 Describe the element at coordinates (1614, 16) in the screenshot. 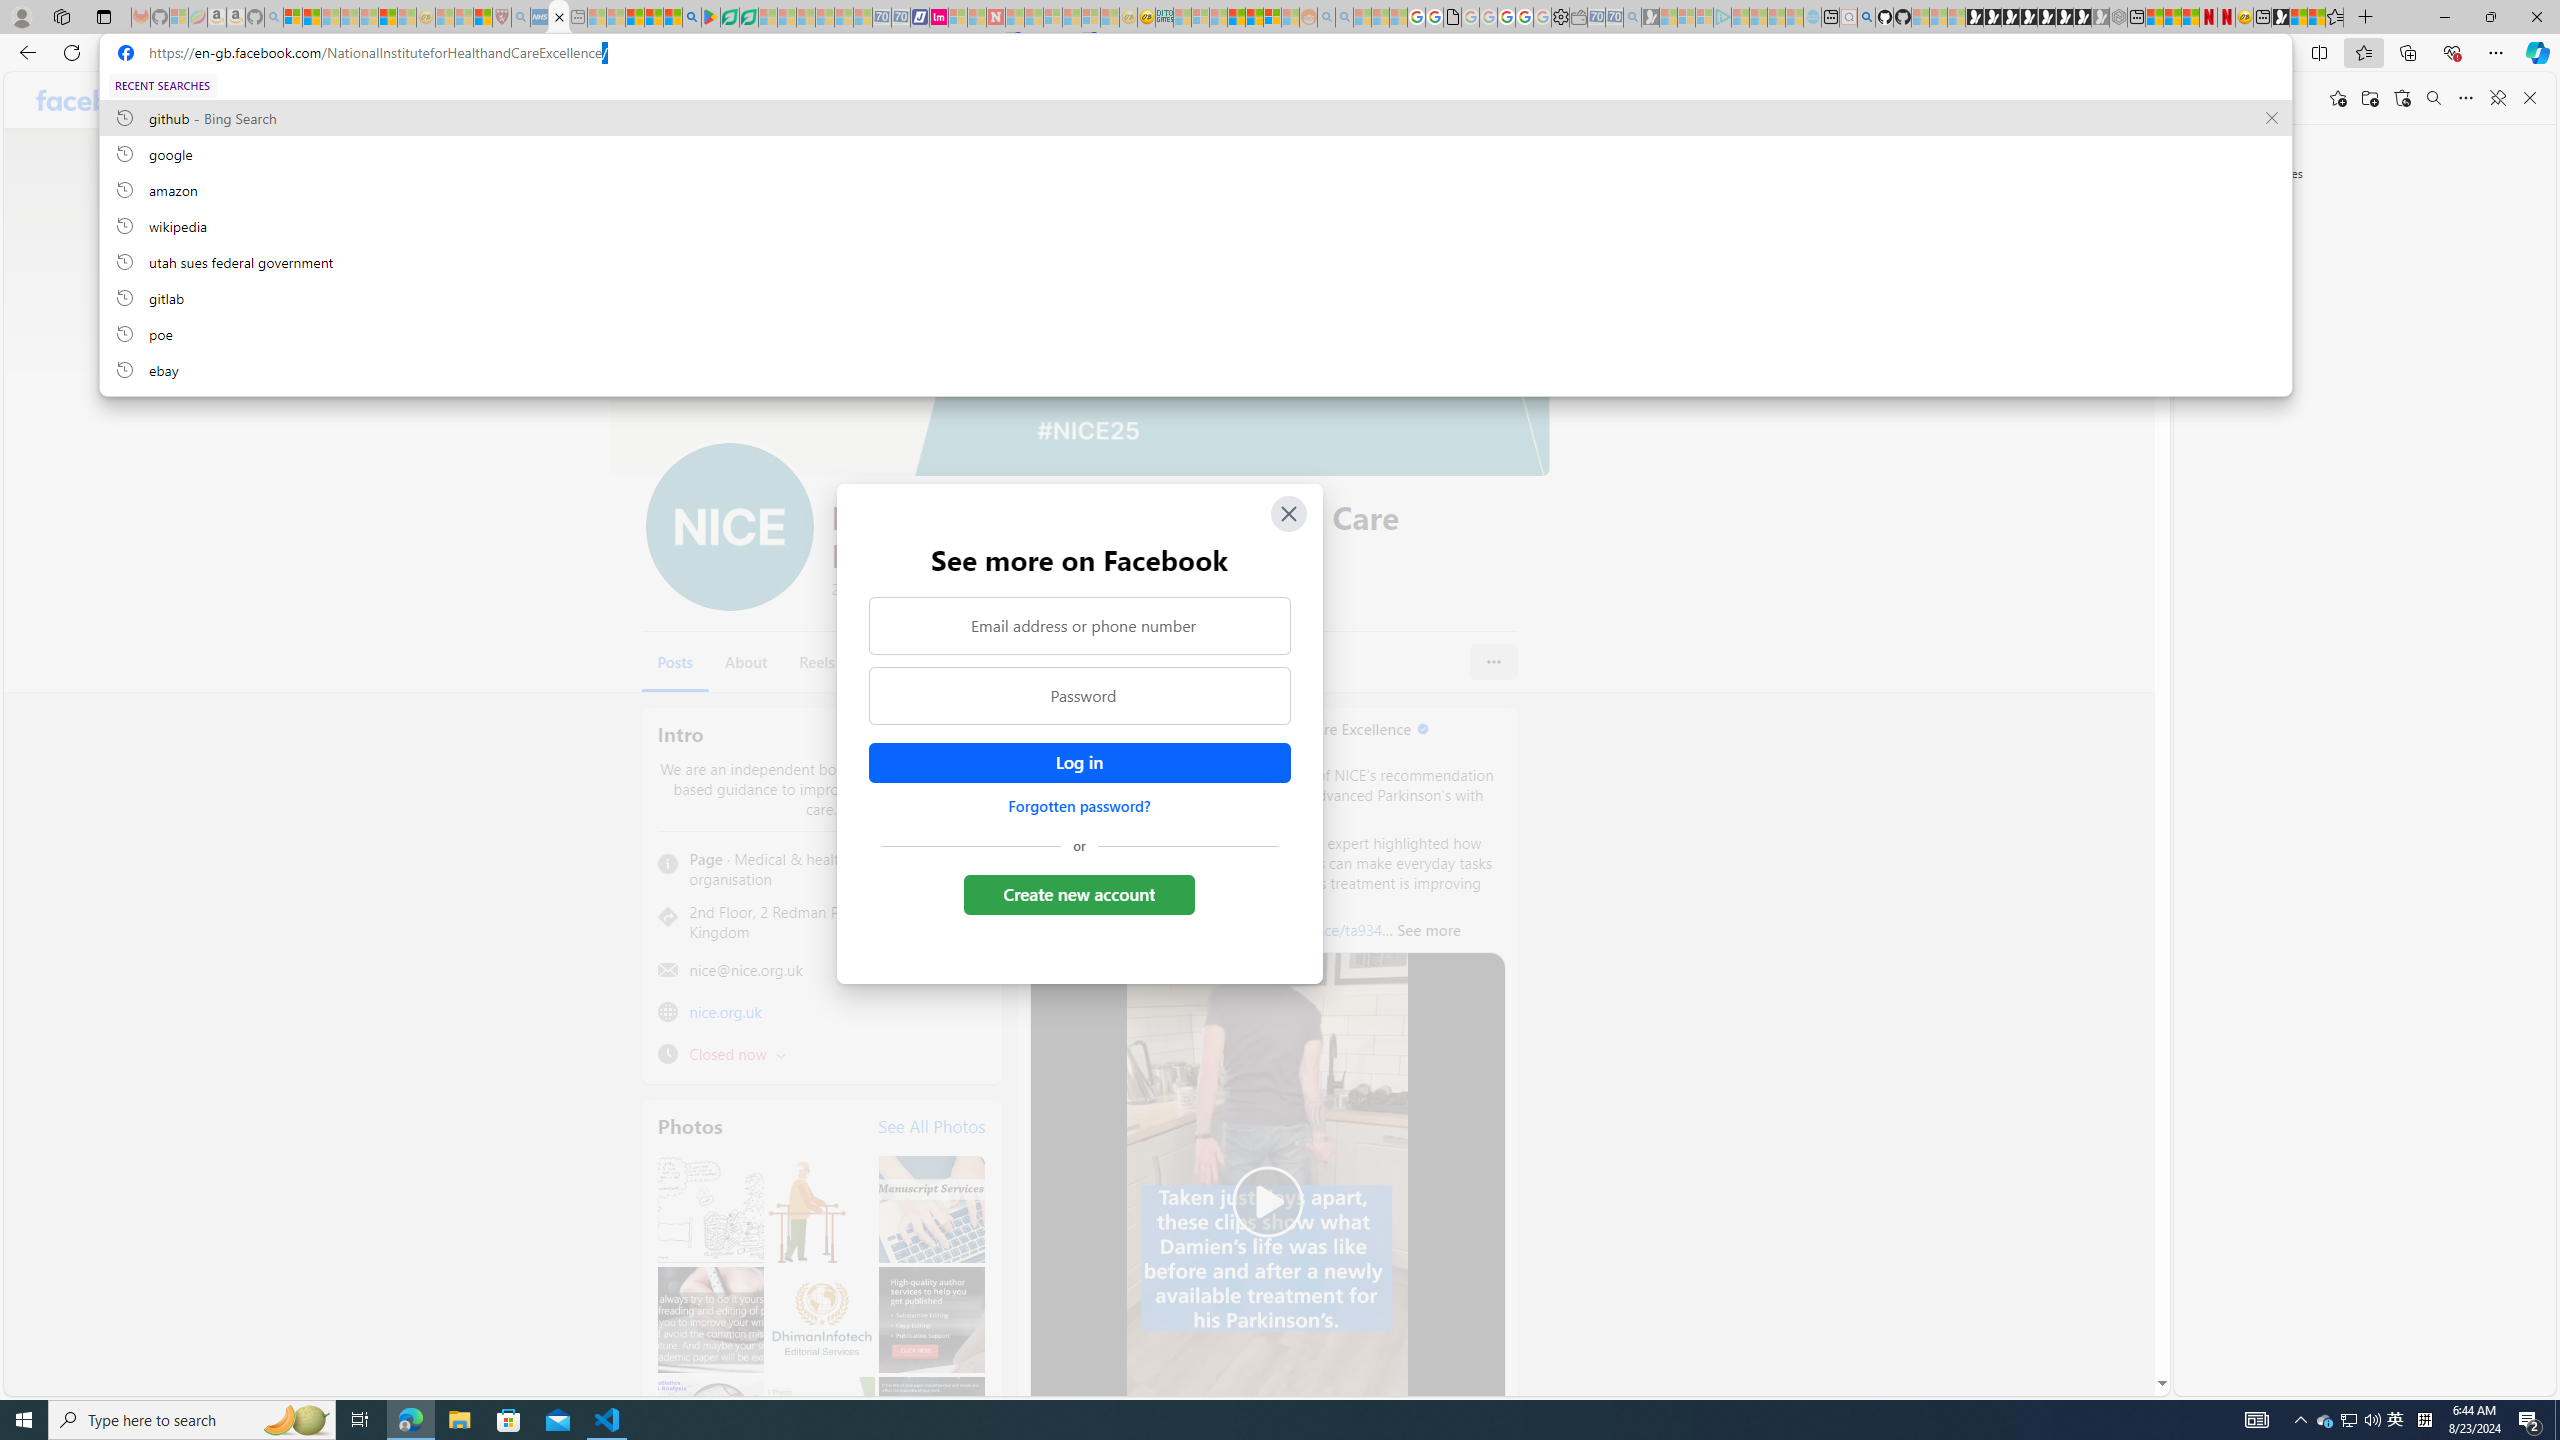

I see `'Cheap Car Rentals - Save70.com - Sleeping'` at that location.